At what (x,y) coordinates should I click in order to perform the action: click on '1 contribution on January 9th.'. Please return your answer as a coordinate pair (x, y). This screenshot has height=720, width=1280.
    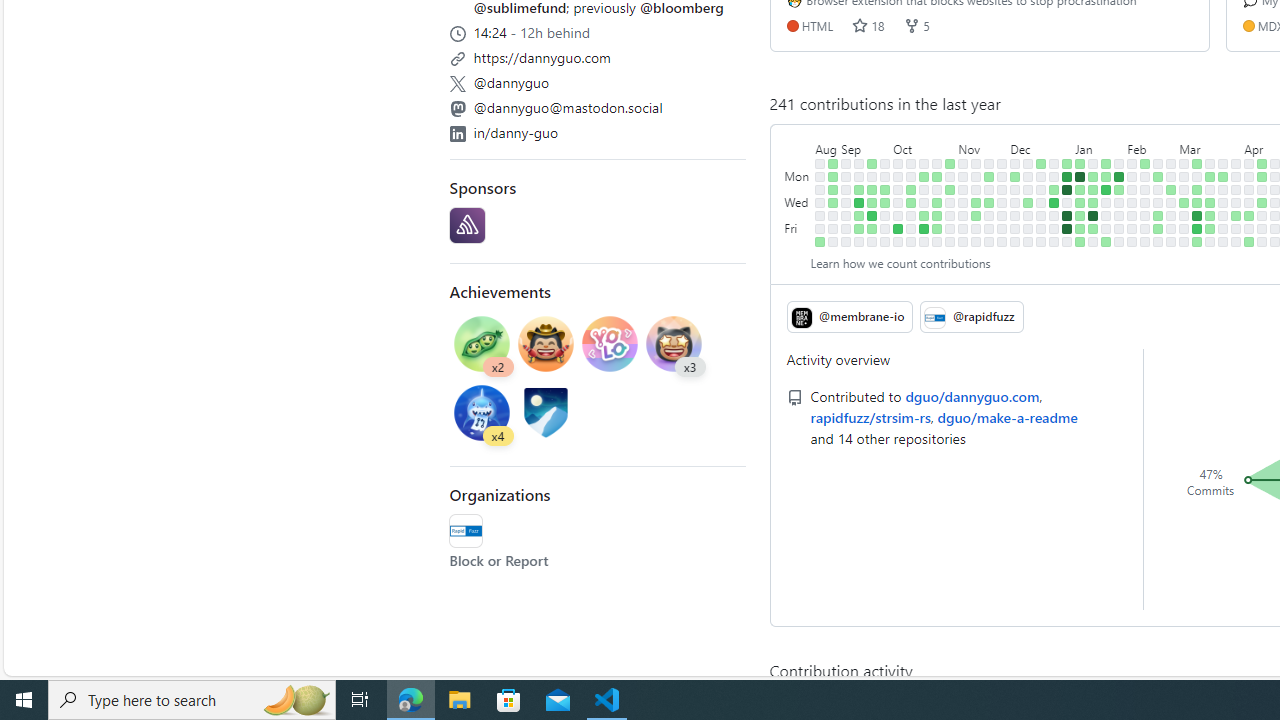
    Looking at the image, I should click on (1079, 189).